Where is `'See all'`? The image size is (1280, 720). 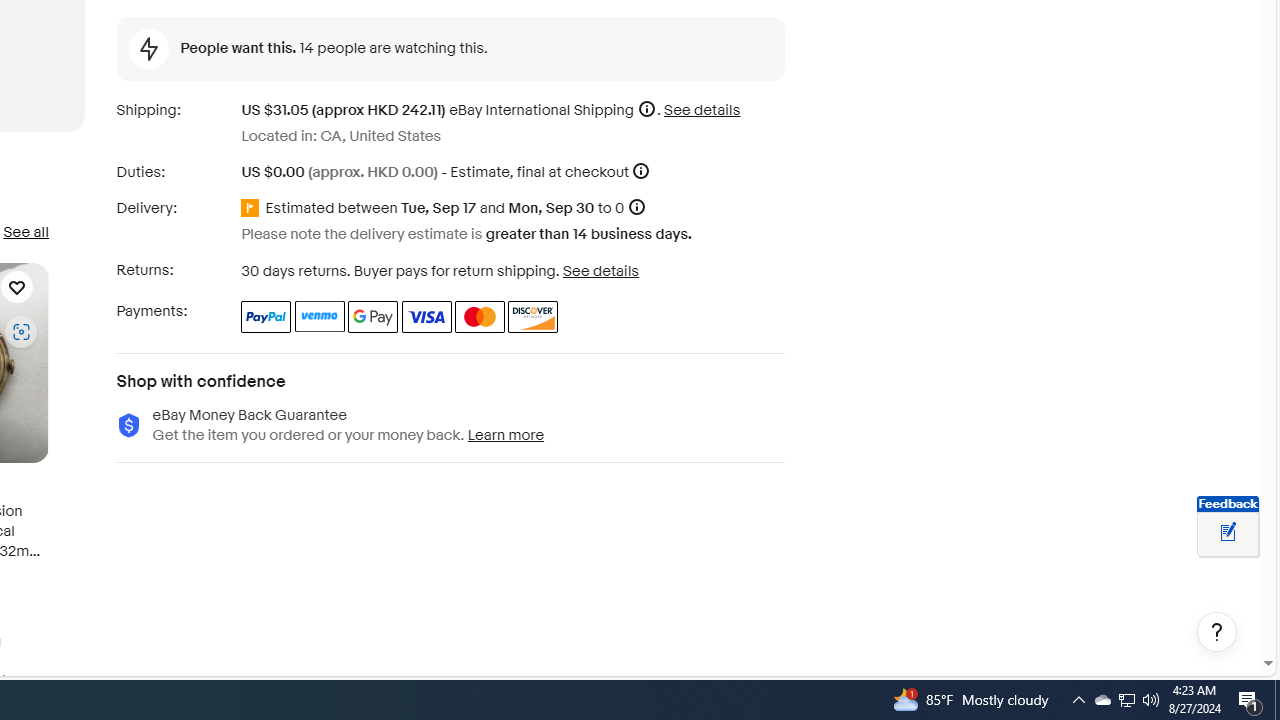 'See all' is located at coordinates (25, 231).